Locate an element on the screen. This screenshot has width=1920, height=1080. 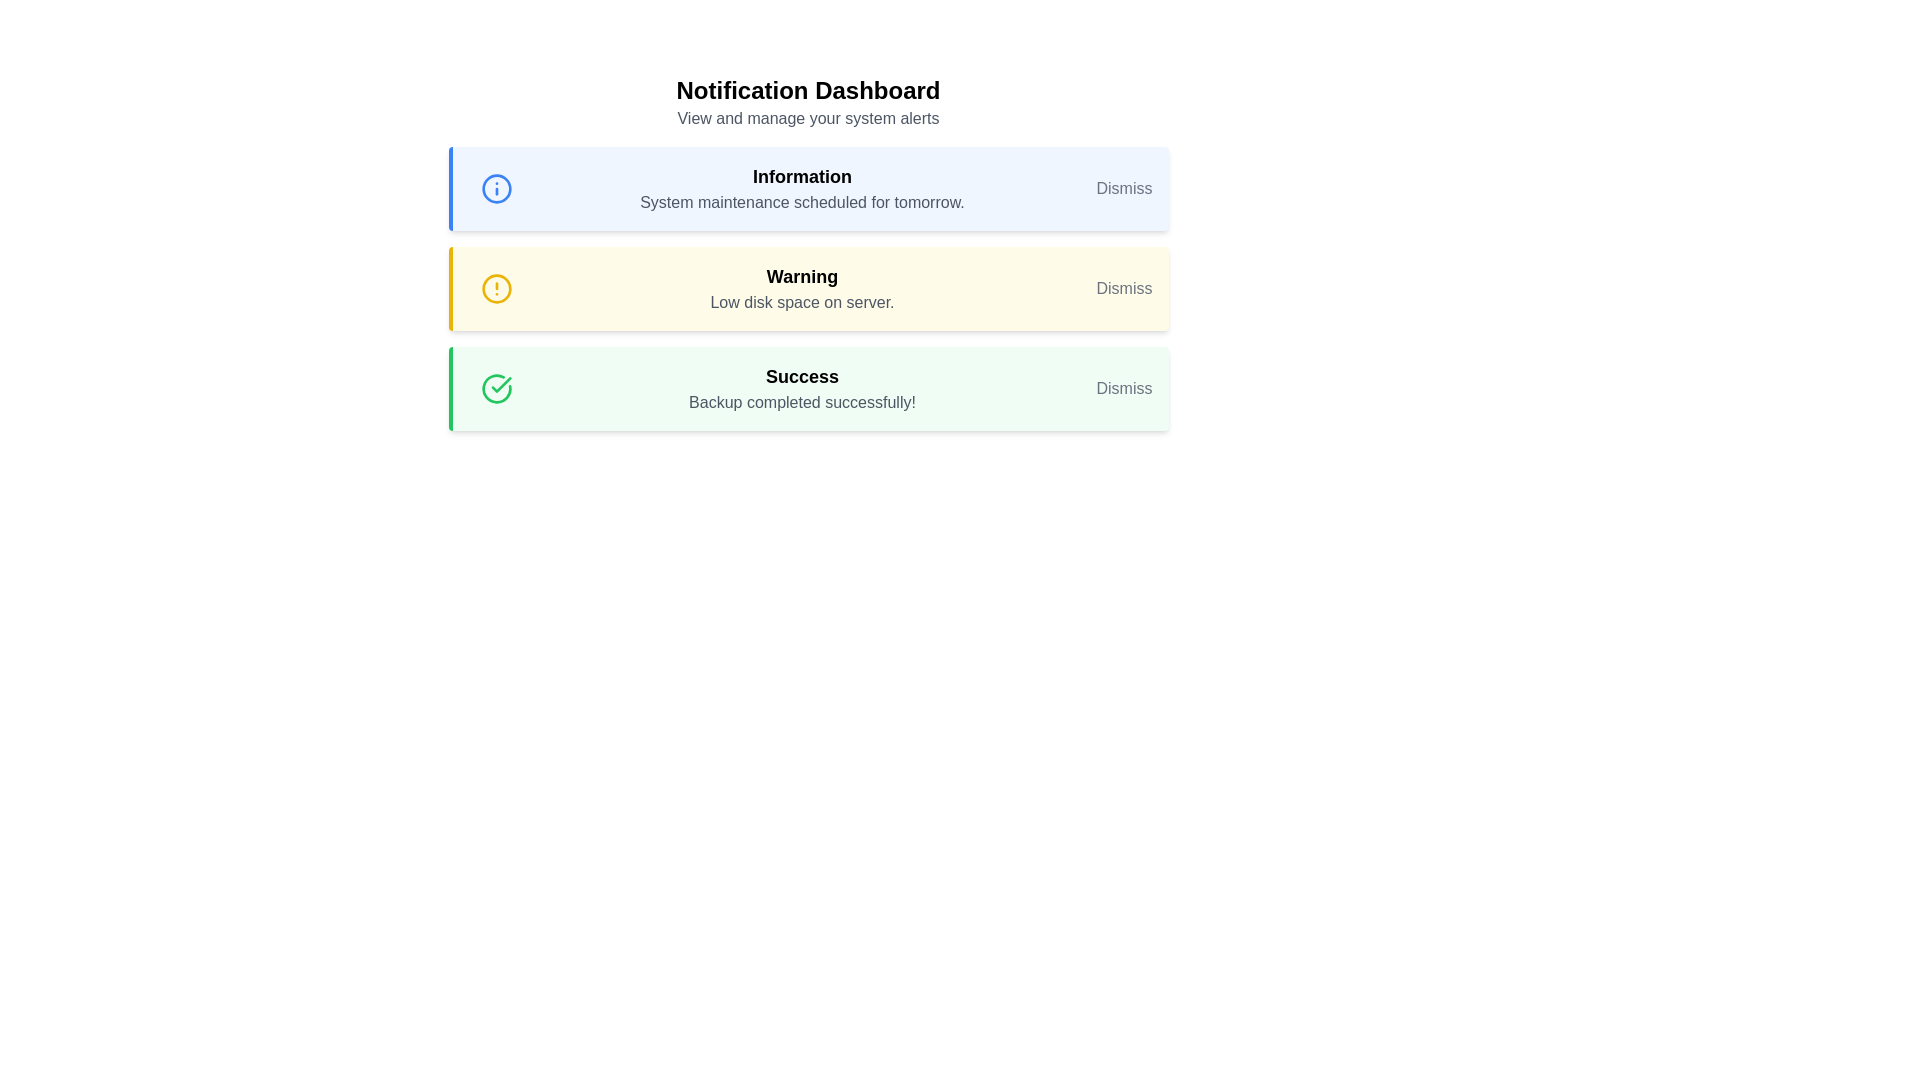
informational text within the notification card that states 'Success' and 'Backup completed successfully!' is located at coordinates (802, 389).